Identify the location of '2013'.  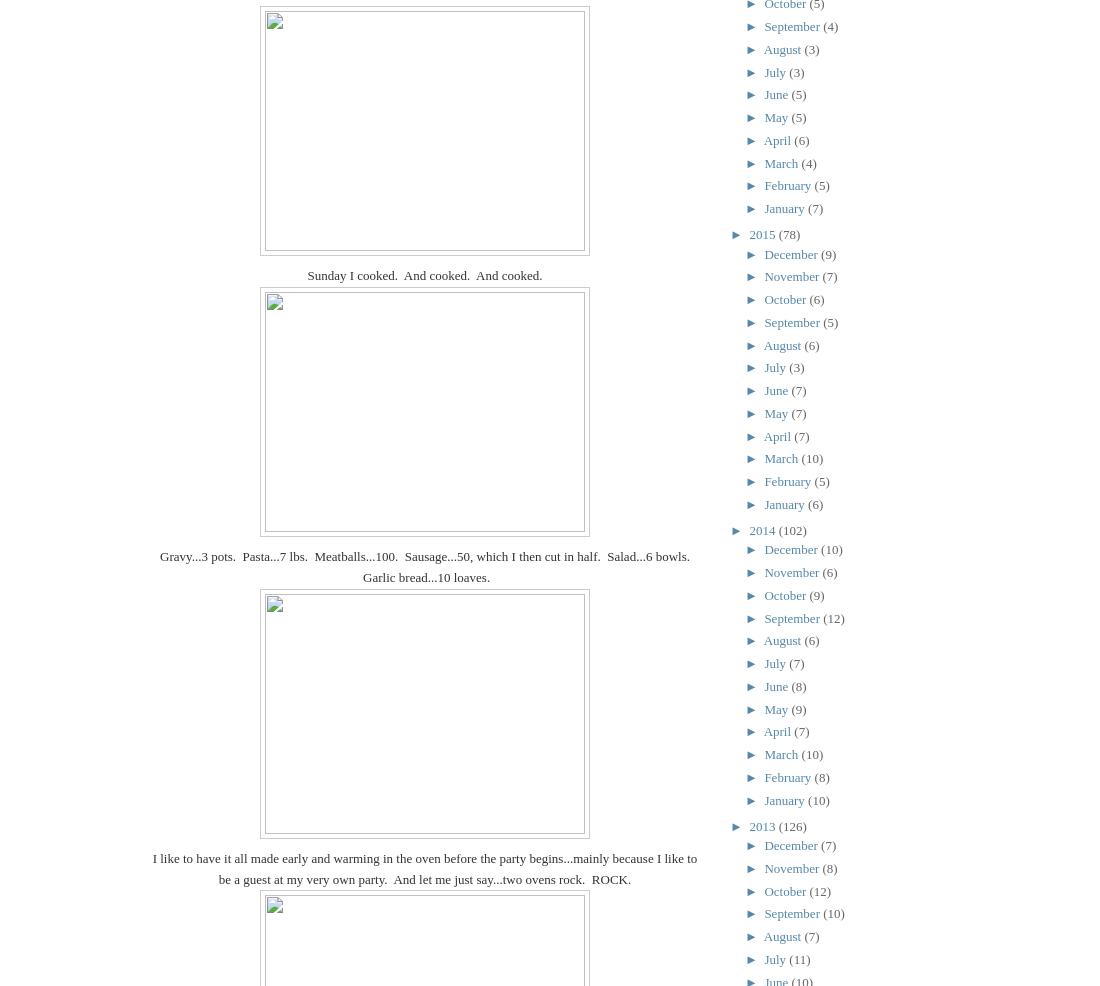
(747, 824).